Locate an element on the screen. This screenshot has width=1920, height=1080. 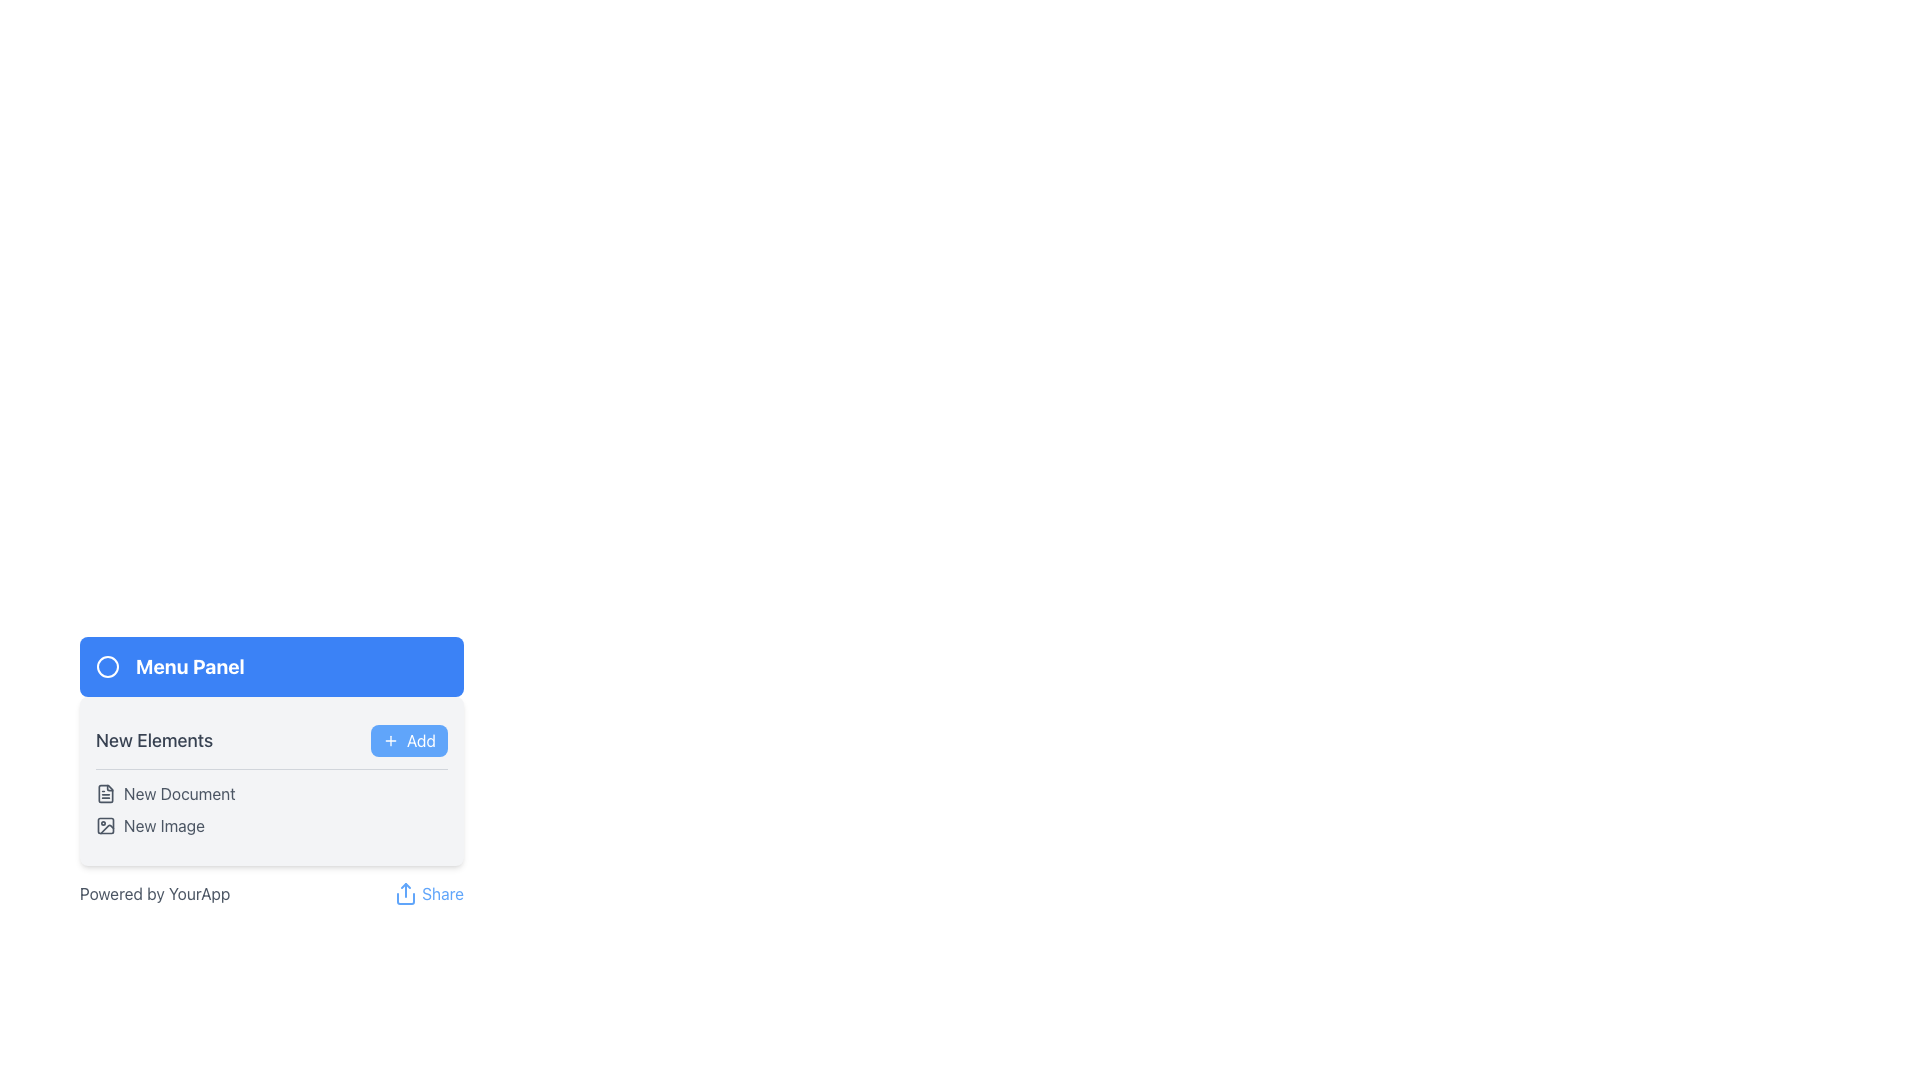
the decorative Circle icon located in the Menu Panel section at the top-left corner is located at coordinates (107, 667).